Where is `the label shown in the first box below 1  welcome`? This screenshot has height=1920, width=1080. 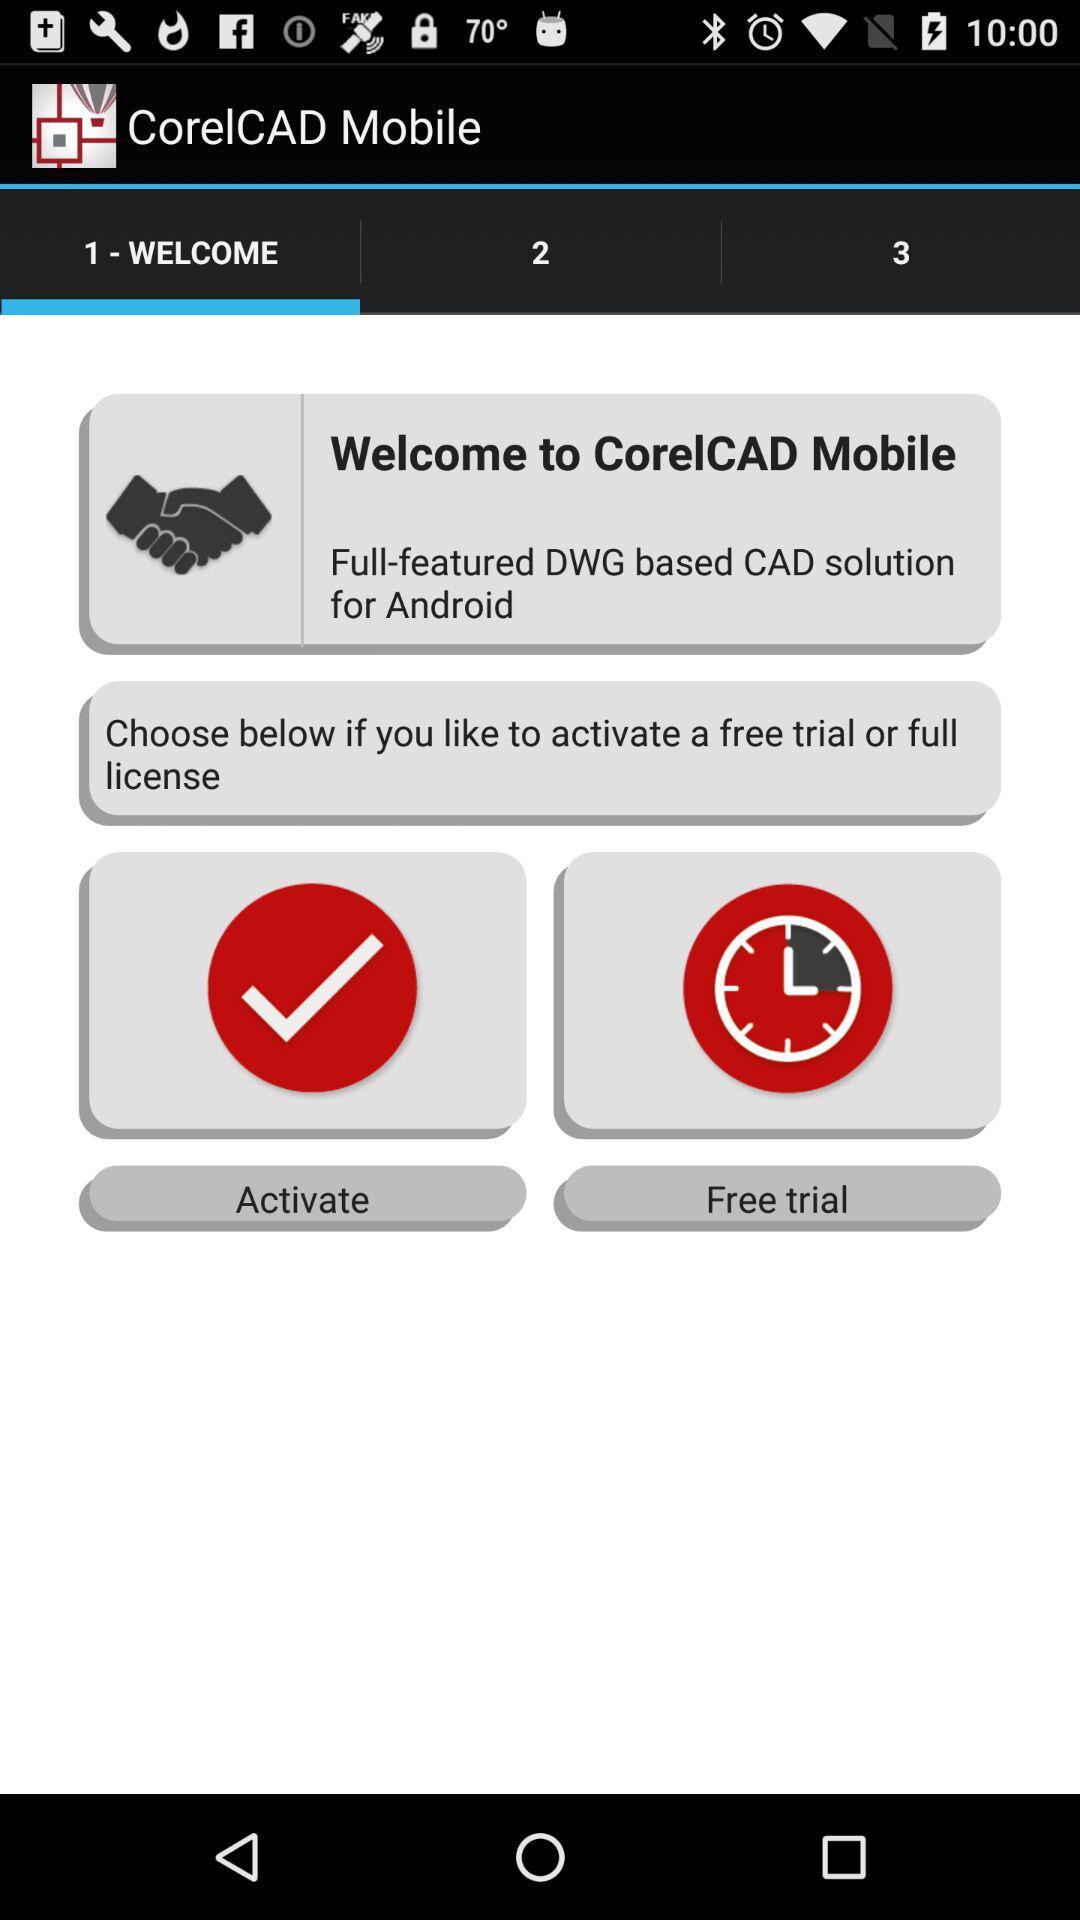
the label shown in the first box below 1  welcome is located at coordinates (189, 523).